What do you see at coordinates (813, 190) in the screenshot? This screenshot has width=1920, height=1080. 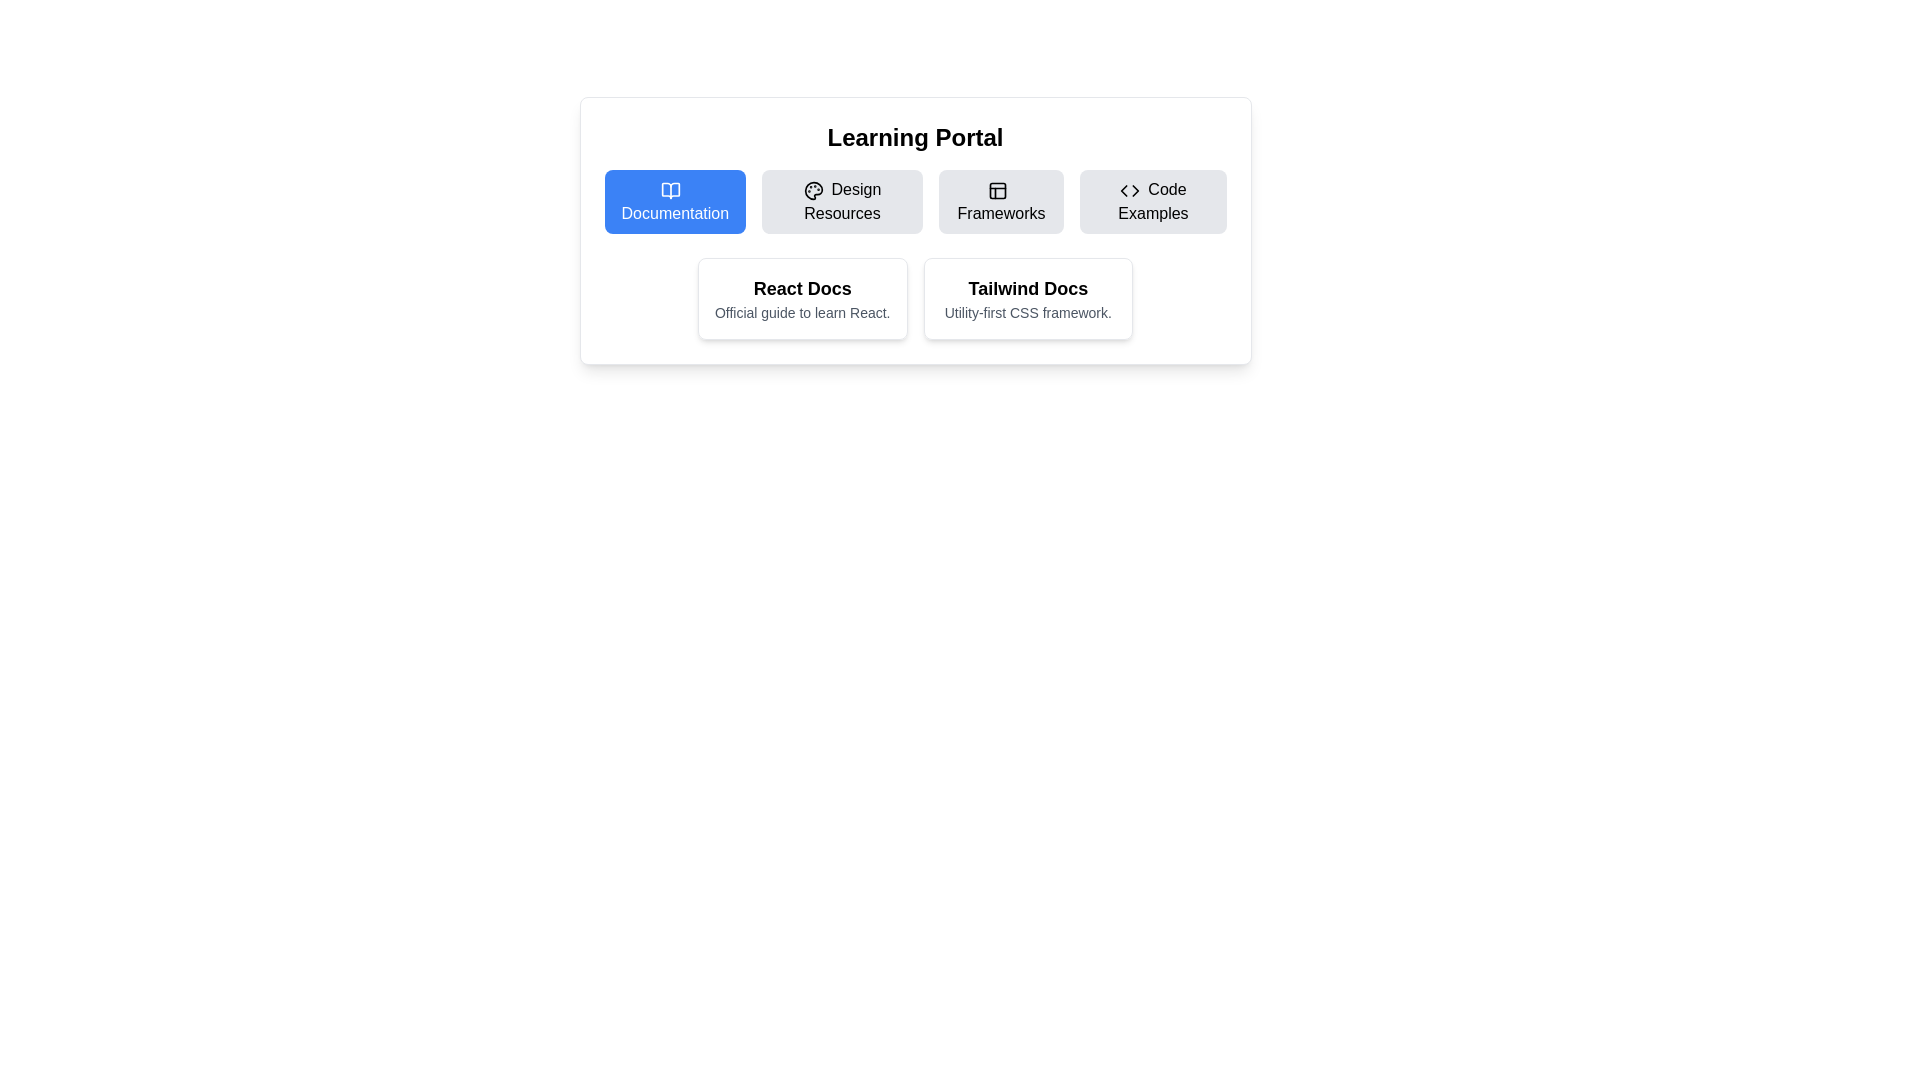 I see `the SVG icon depicting a palette tool, which is located to the left of the 'Design Resources' text within the button labeled 'Design Resources'` at bounding box center [813, 190].